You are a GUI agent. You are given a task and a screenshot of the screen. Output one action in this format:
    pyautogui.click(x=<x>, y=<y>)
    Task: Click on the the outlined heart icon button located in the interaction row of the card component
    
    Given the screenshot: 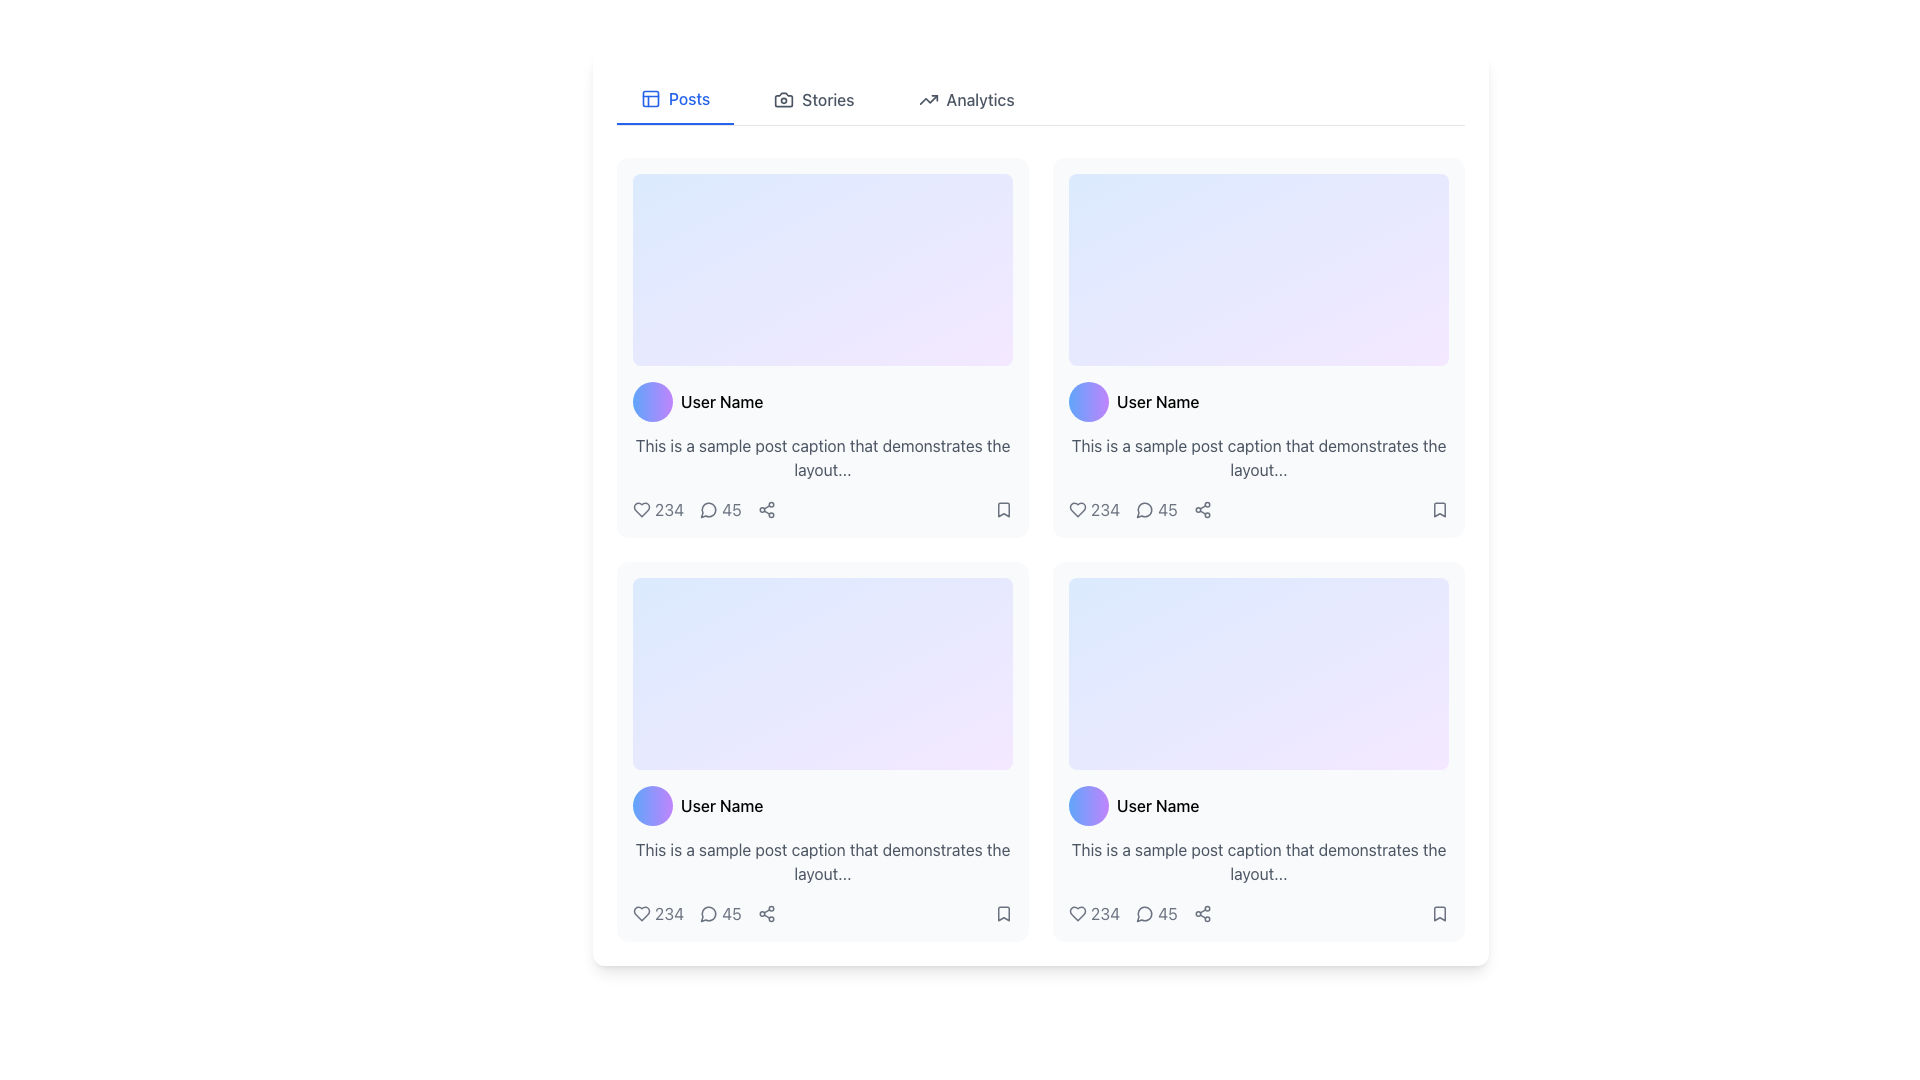 What is the action you would take?
    pyautogui.click(x=1077, y=508)
    